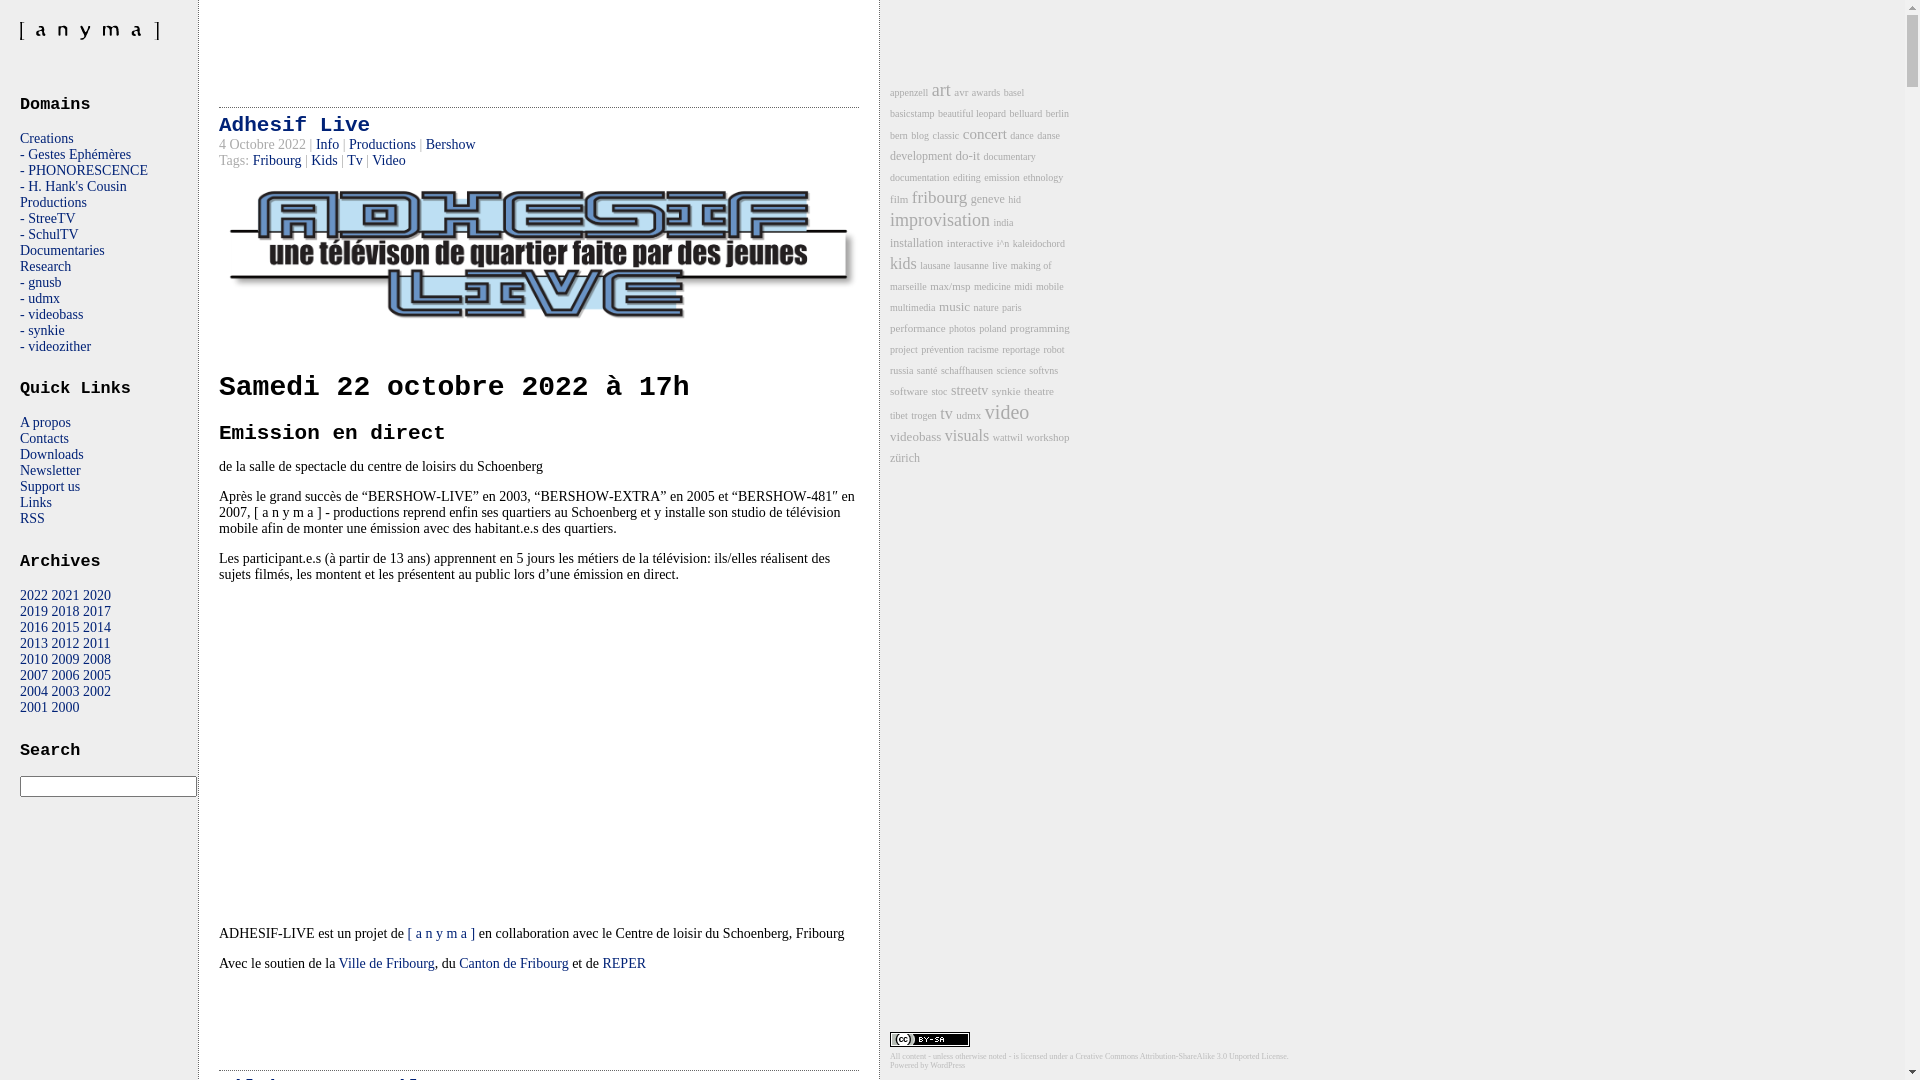 The width and height of the screenshot is (1920, 1080). Describe the element at coordinates (992, 286) in the screenshot. I see `'medicine'` at that location.